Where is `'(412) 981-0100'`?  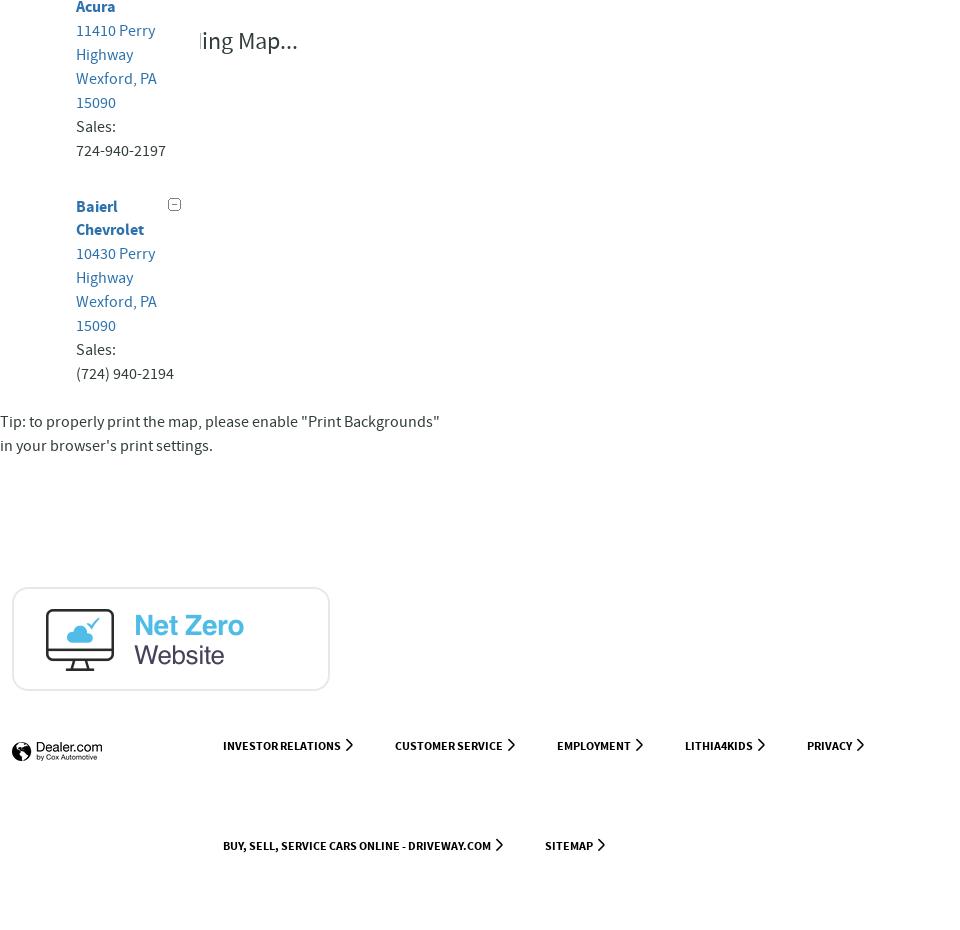
'(412) 981-0100' is located at coordinates (123, 795).